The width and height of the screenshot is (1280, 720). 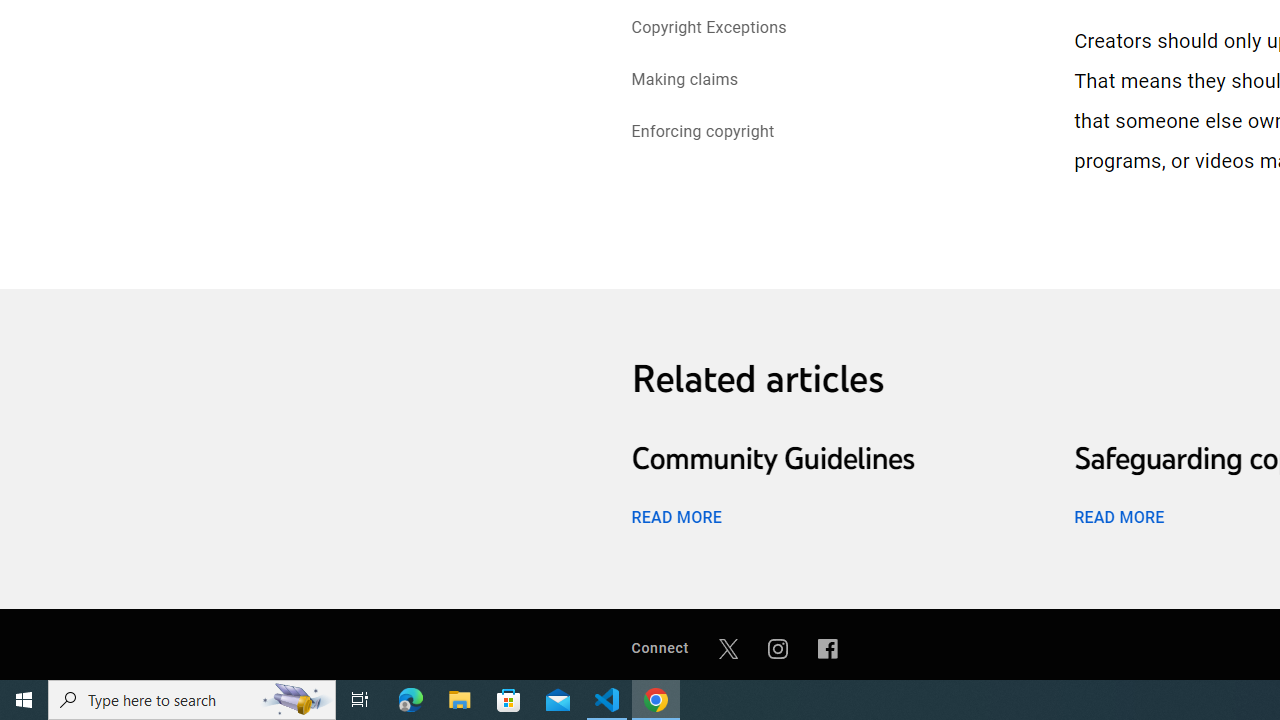 What do you see at coordinates (828, 648) in the screenshot?
I see `'Facebook'` at bounding box center [828, 648].